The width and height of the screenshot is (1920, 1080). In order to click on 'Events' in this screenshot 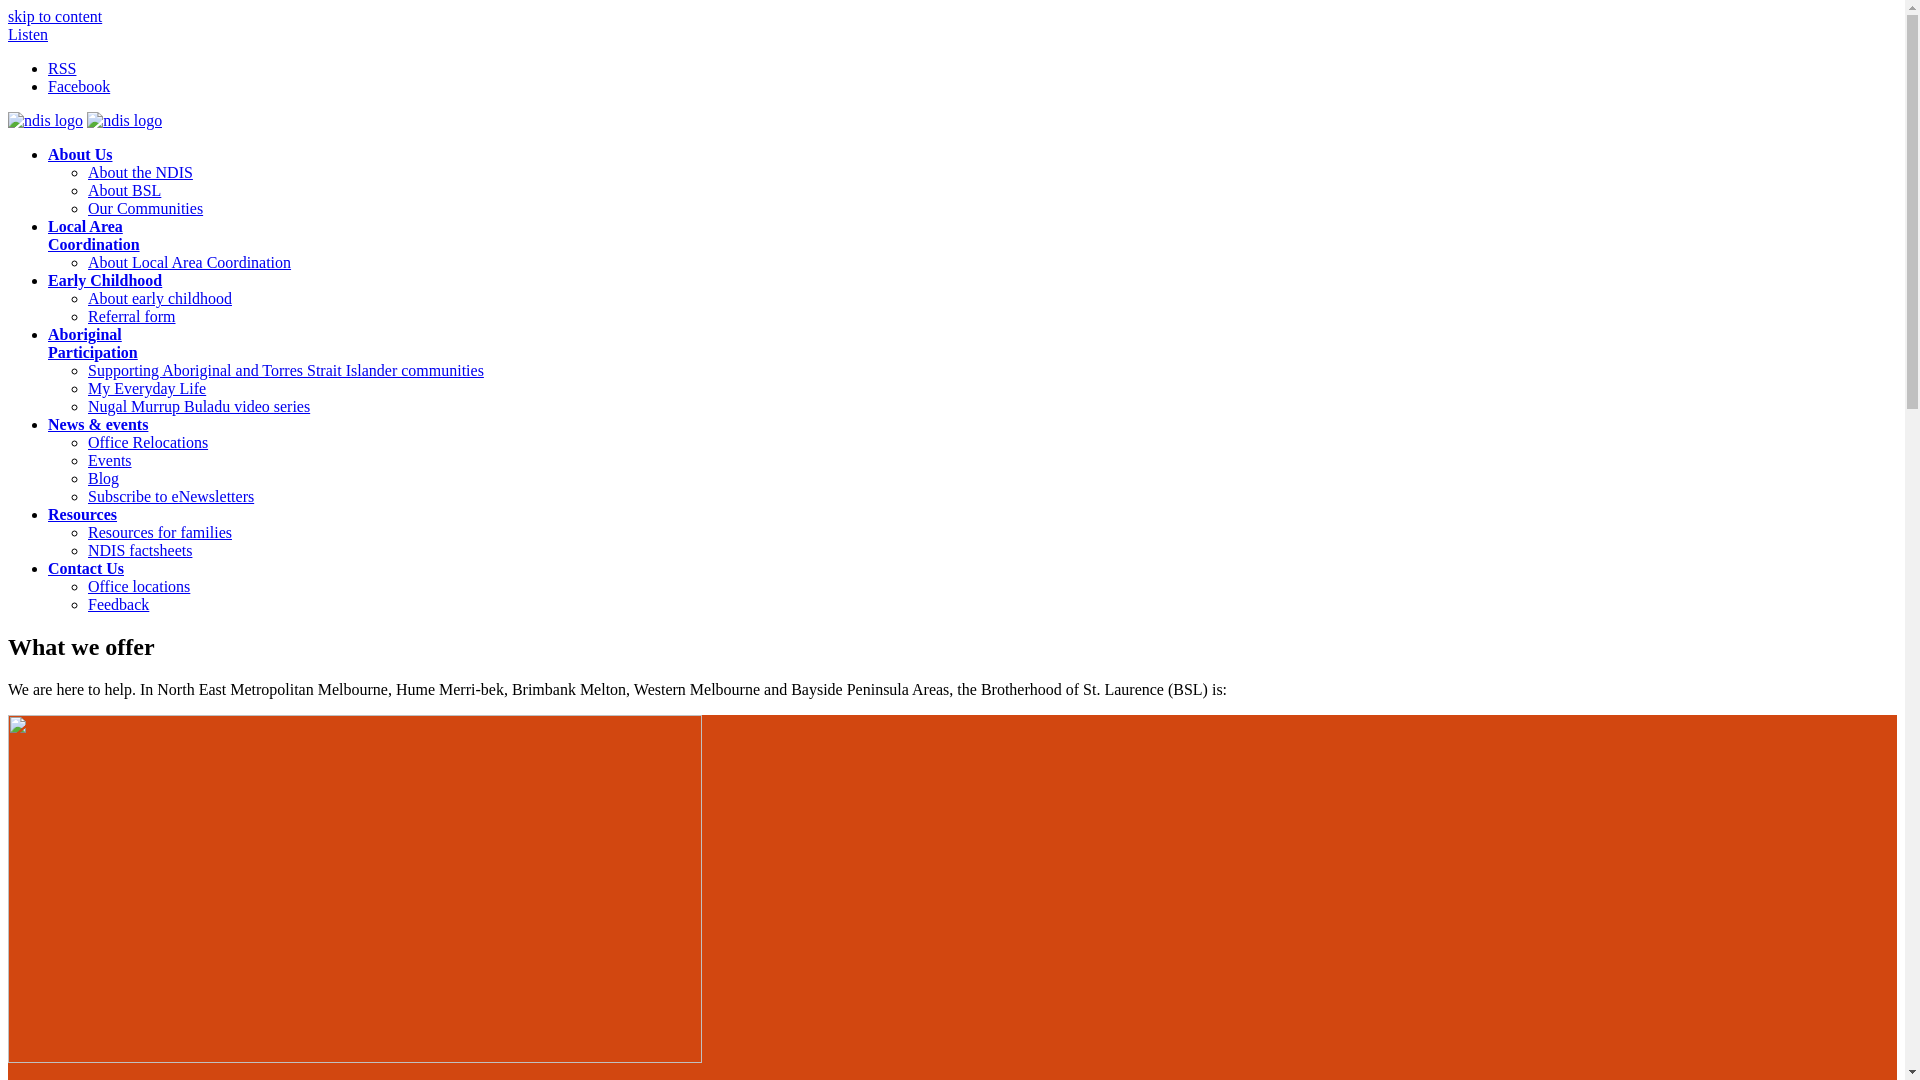, I will do `click(109, 460)`.